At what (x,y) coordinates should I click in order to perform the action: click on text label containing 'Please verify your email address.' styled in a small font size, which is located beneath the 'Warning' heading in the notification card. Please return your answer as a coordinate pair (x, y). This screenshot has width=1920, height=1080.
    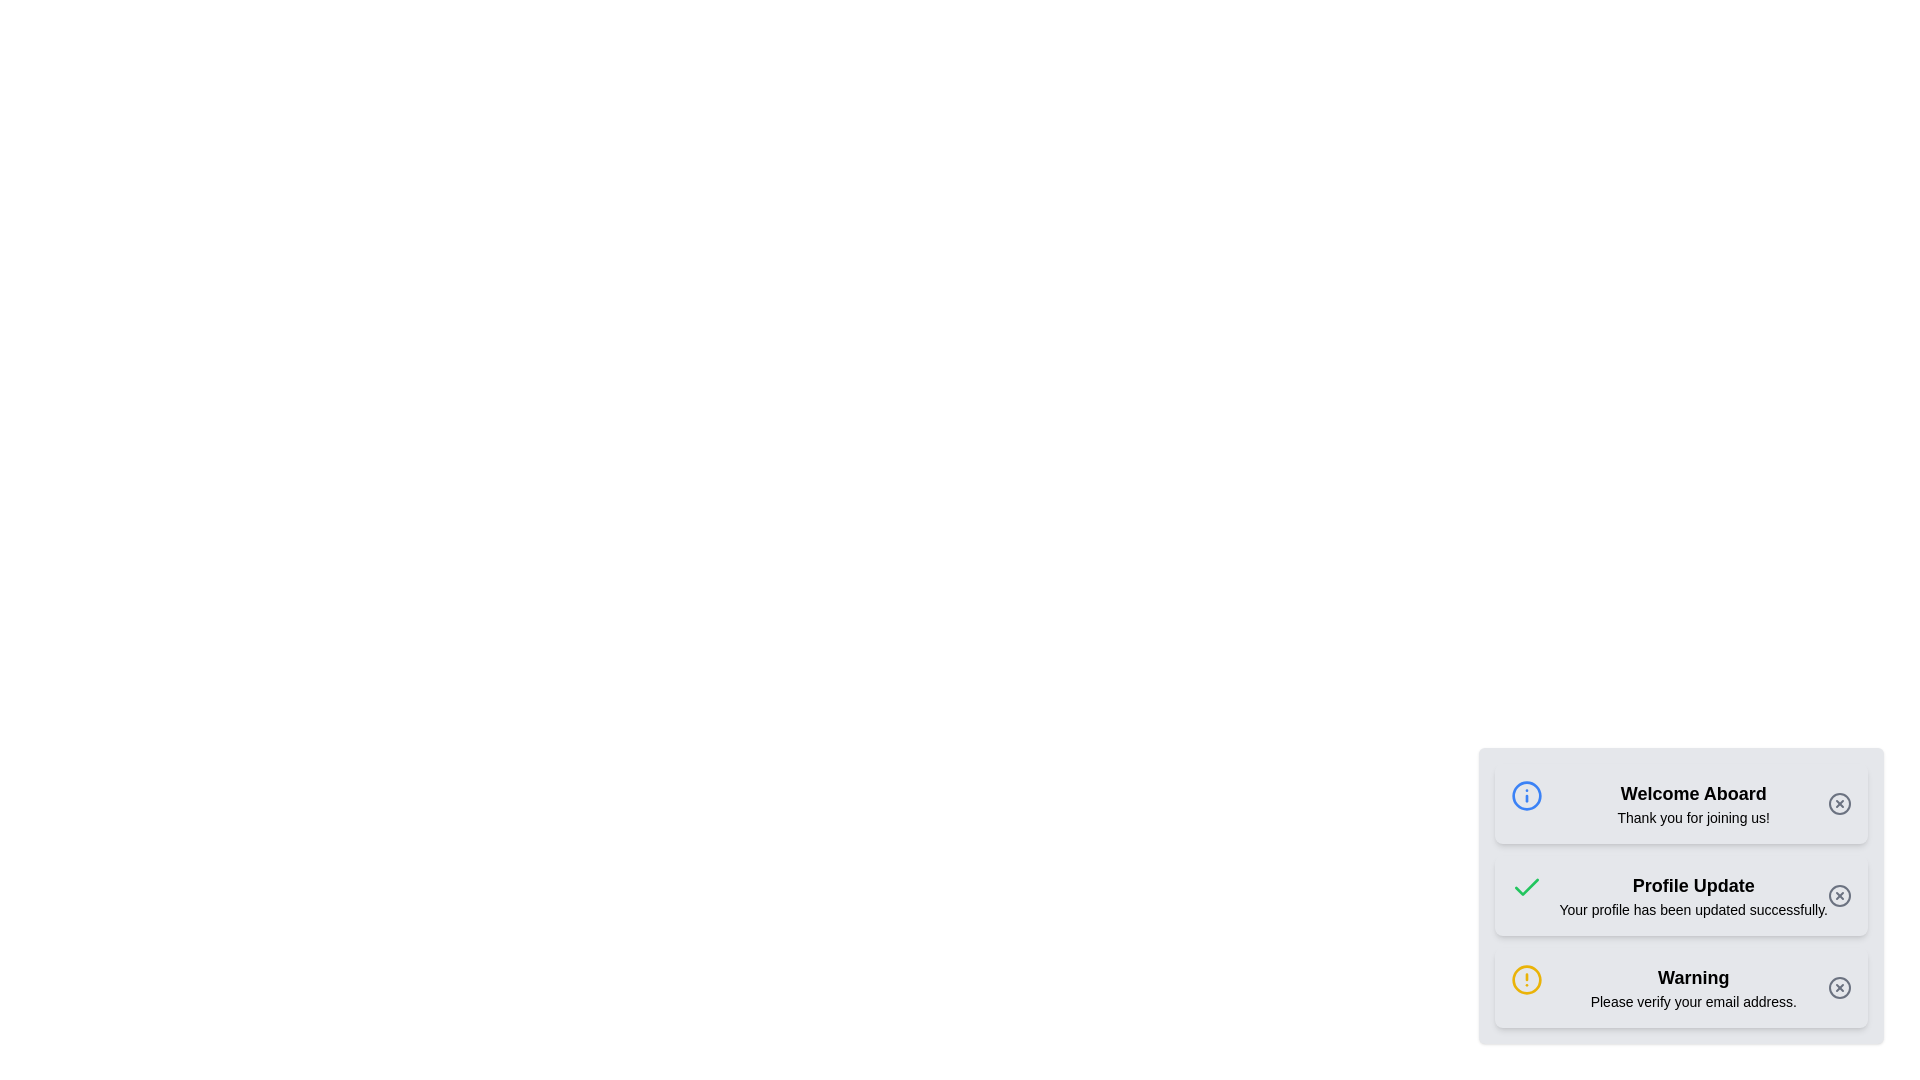
    Looking at the image, I should click on (1692, 1002).